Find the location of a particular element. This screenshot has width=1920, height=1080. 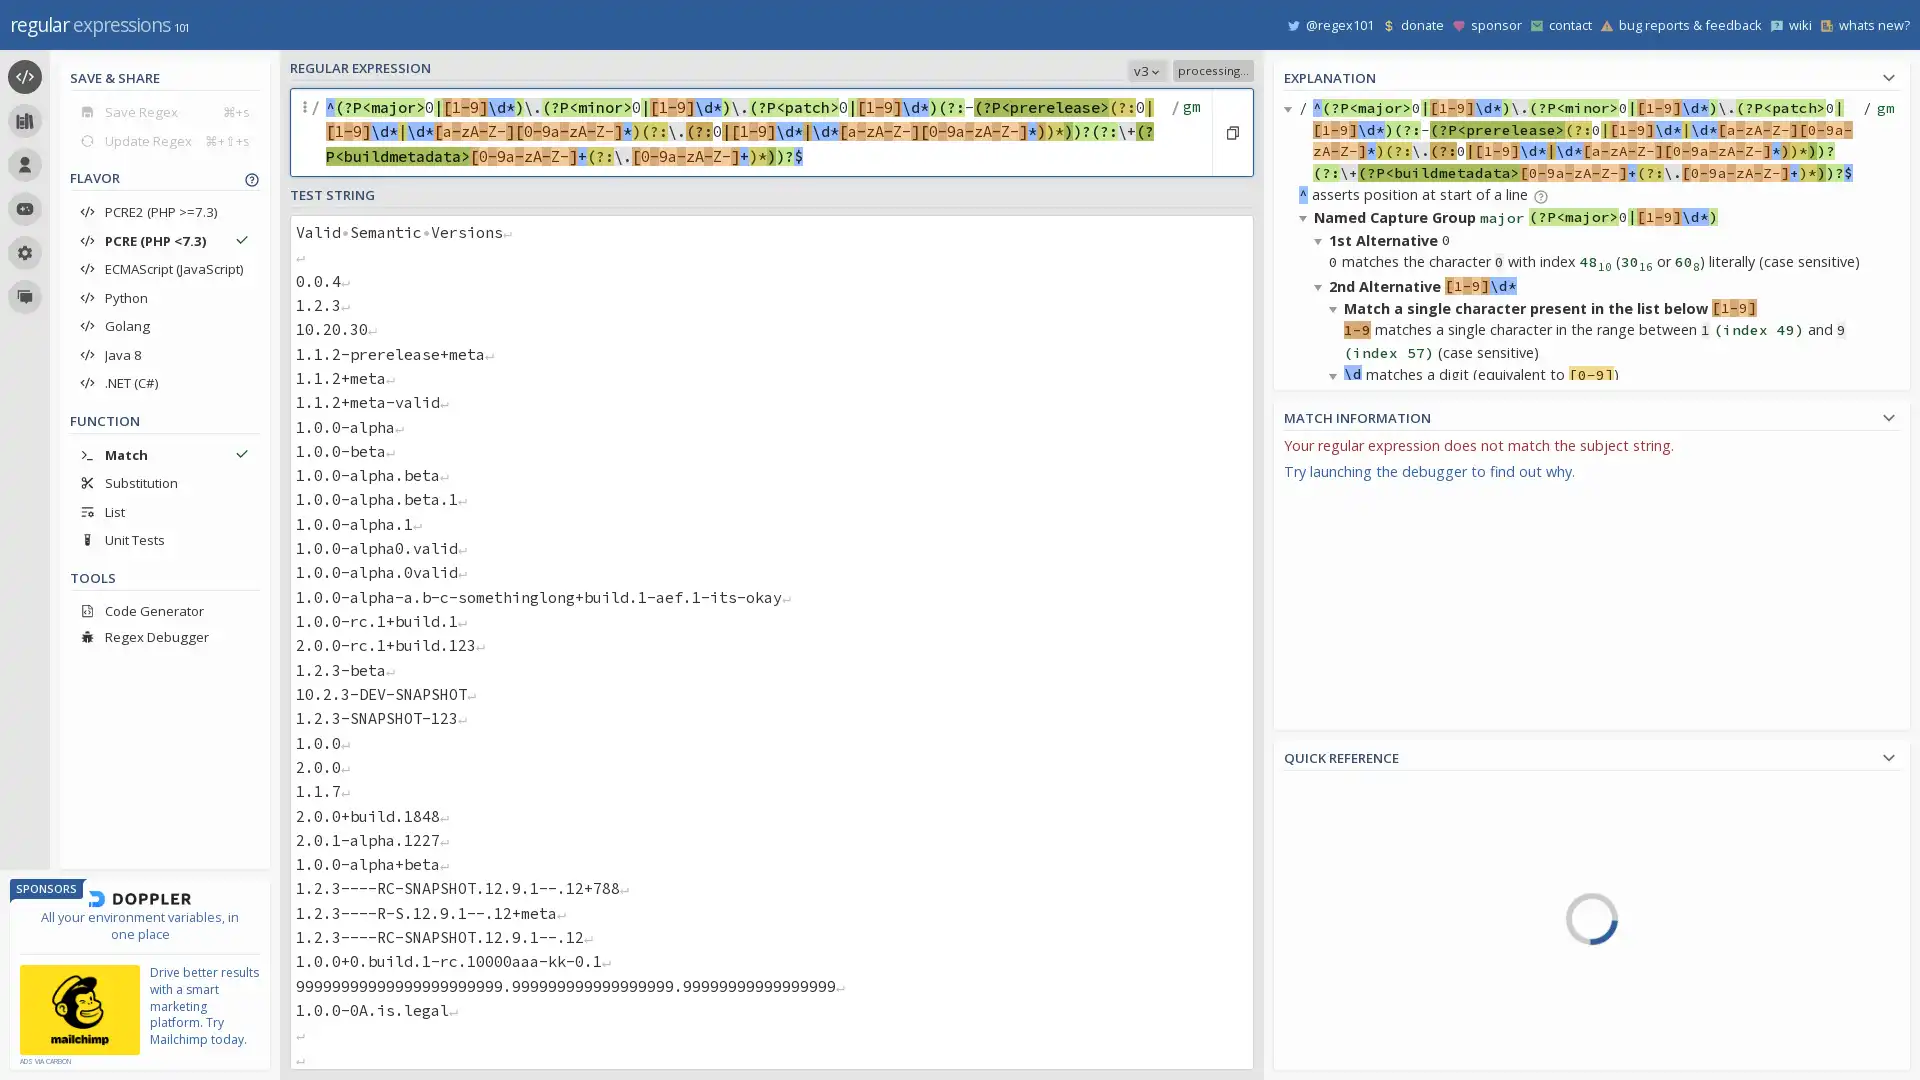

Collapse Subtree is located at coordinates (1336, 873).